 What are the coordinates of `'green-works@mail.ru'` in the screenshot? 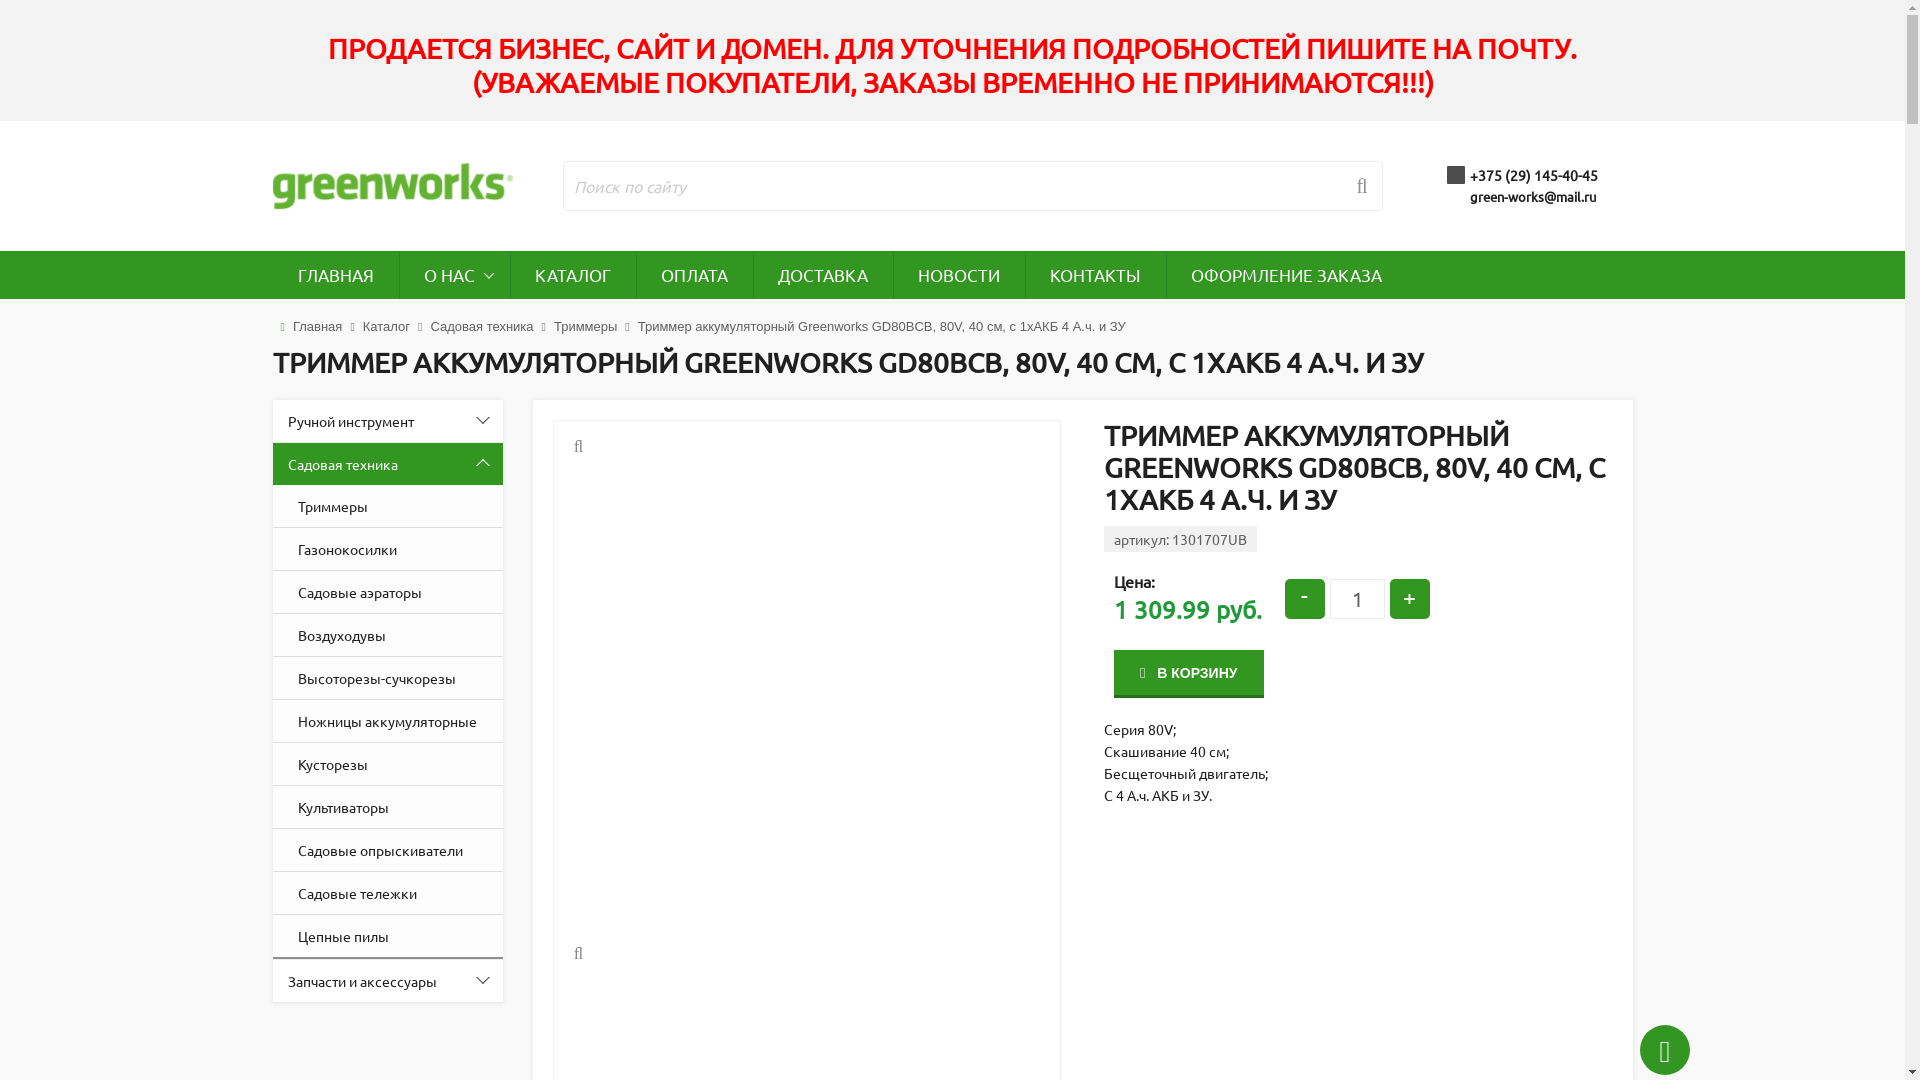 It's located at (1534, 196).